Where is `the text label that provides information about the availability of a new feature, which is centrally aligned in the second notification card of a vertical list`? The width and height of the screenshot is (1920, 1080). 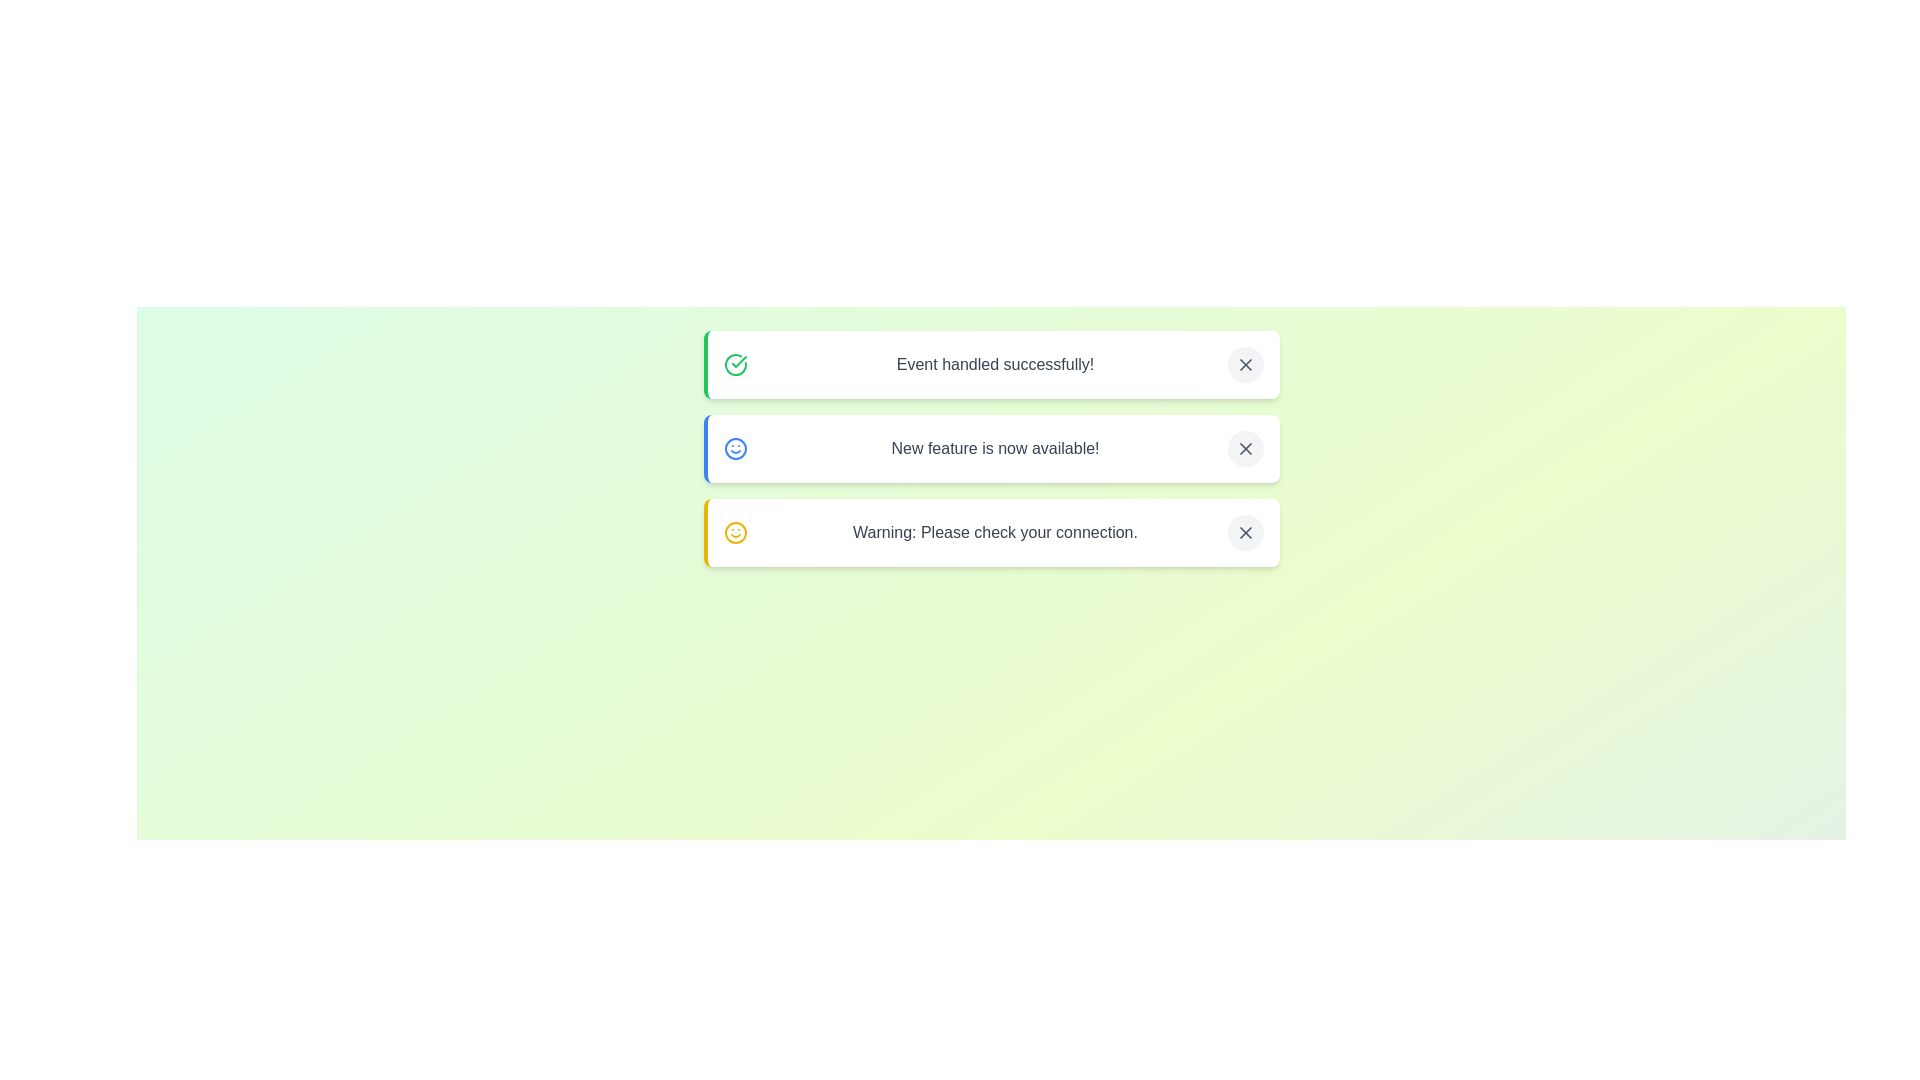 the text label that provides information about the availability of a new feature, which is centrally aligned in the second notification card of a vertical list is located at coordinates (995, 447).